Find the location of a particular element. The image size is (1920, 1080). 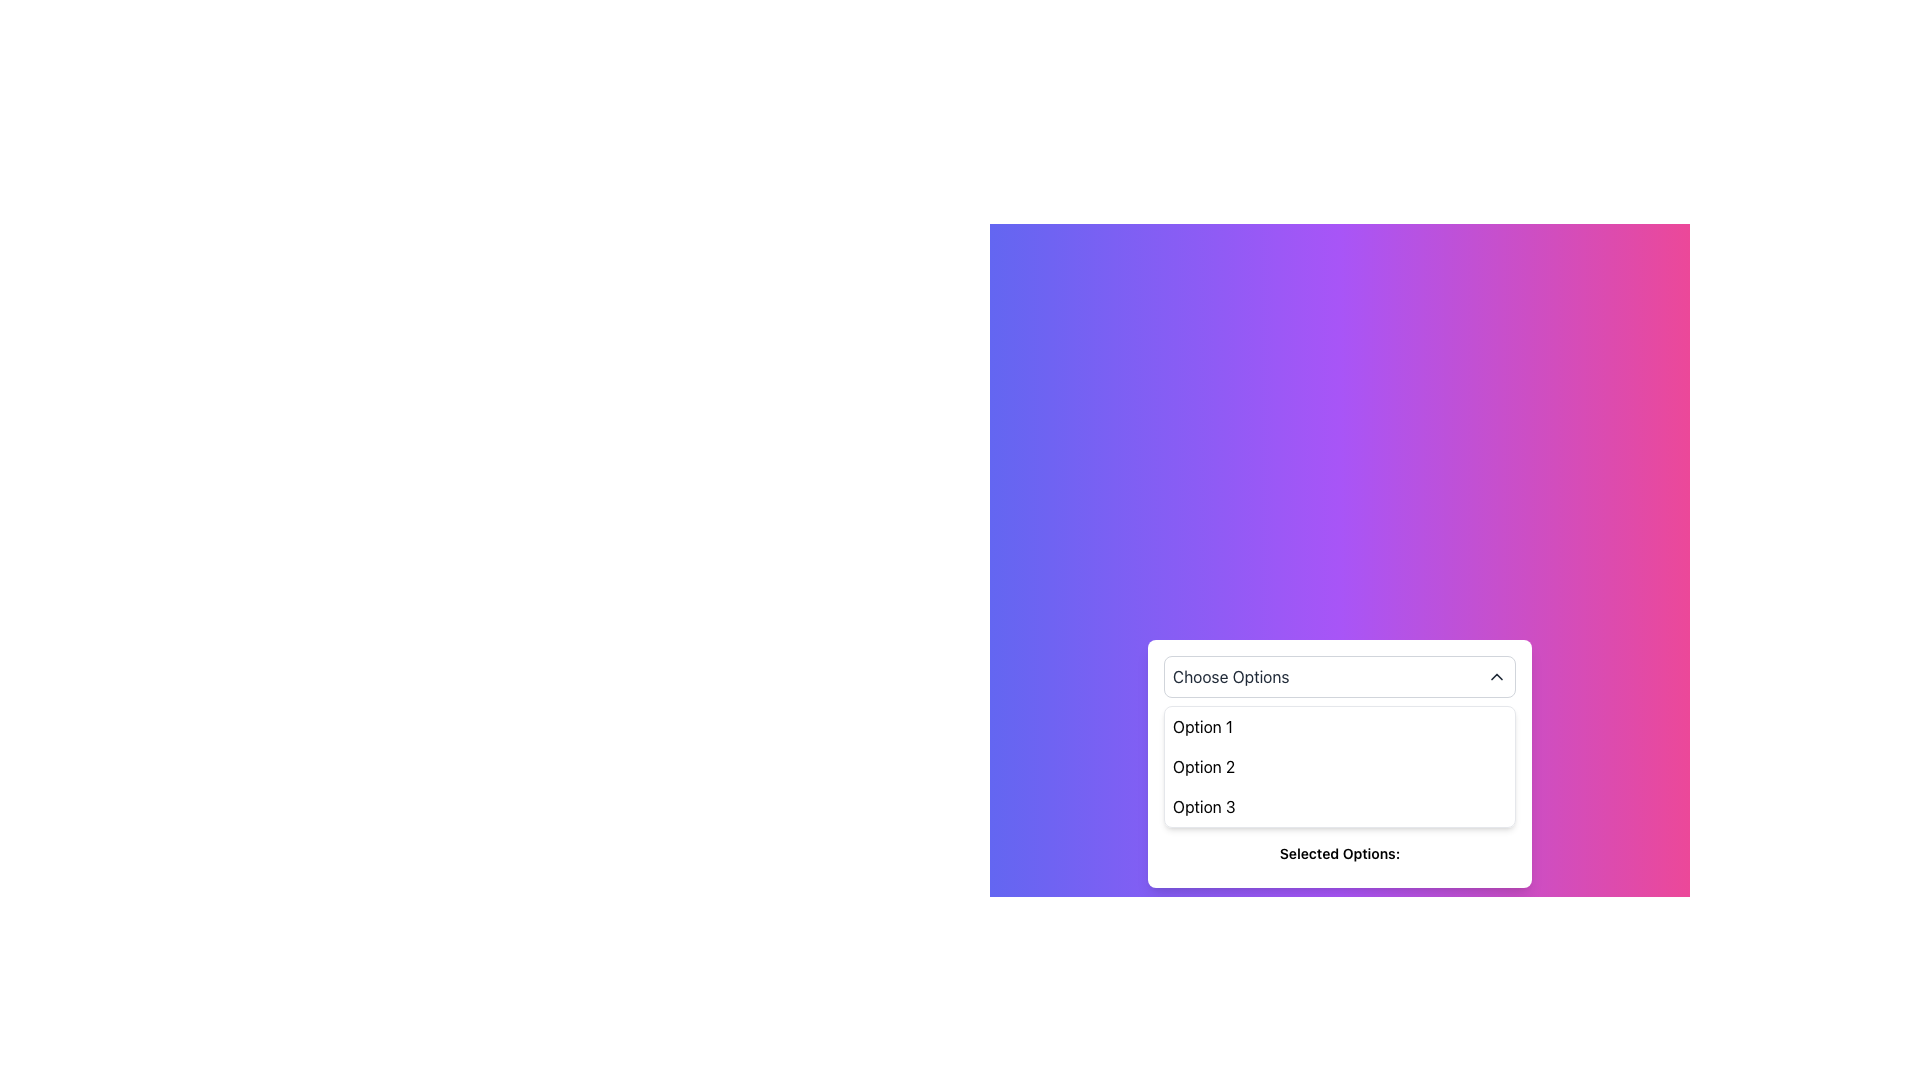

the static text label that indicates the currently selected option in the dropdown menu, located at the top-left area of the dropdown's header section is located at coordinates (1230, 676).